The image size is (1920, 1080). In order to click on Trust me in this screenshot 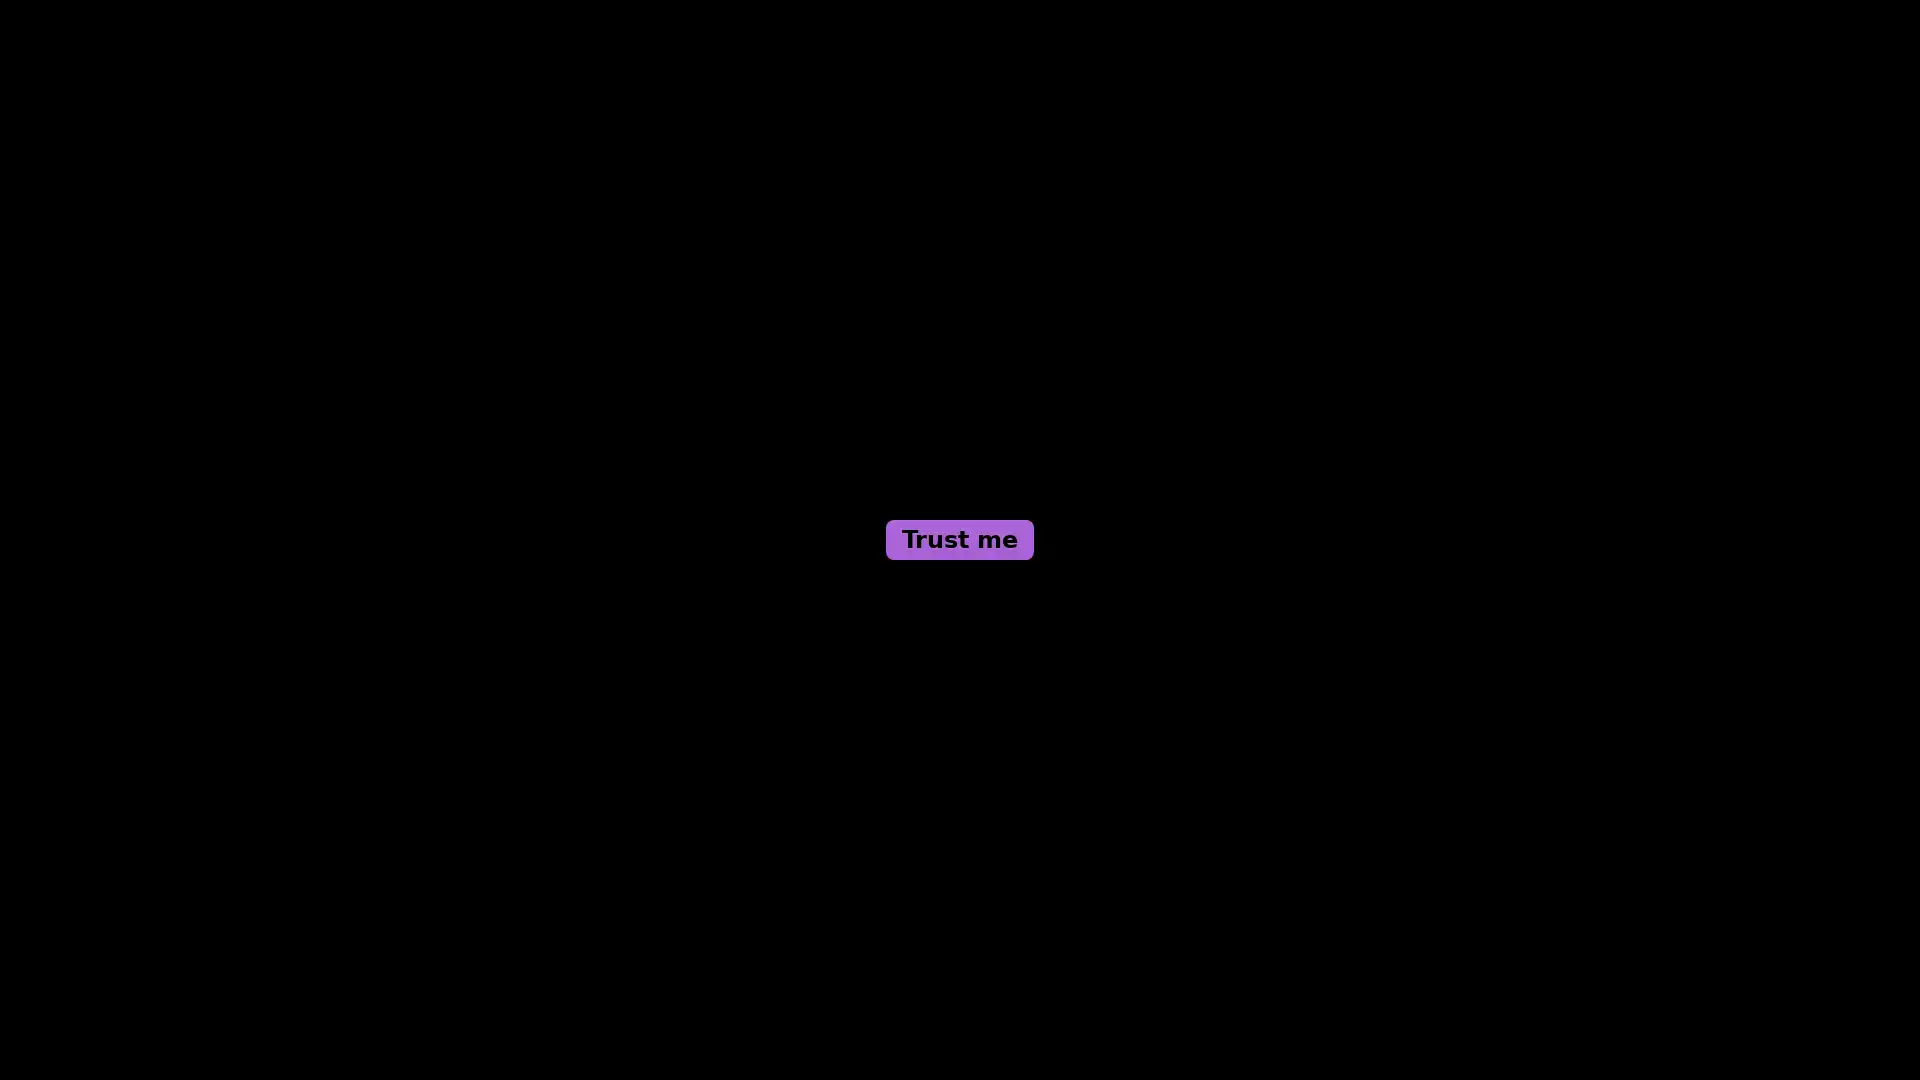, I will do `click(960, 540)`.